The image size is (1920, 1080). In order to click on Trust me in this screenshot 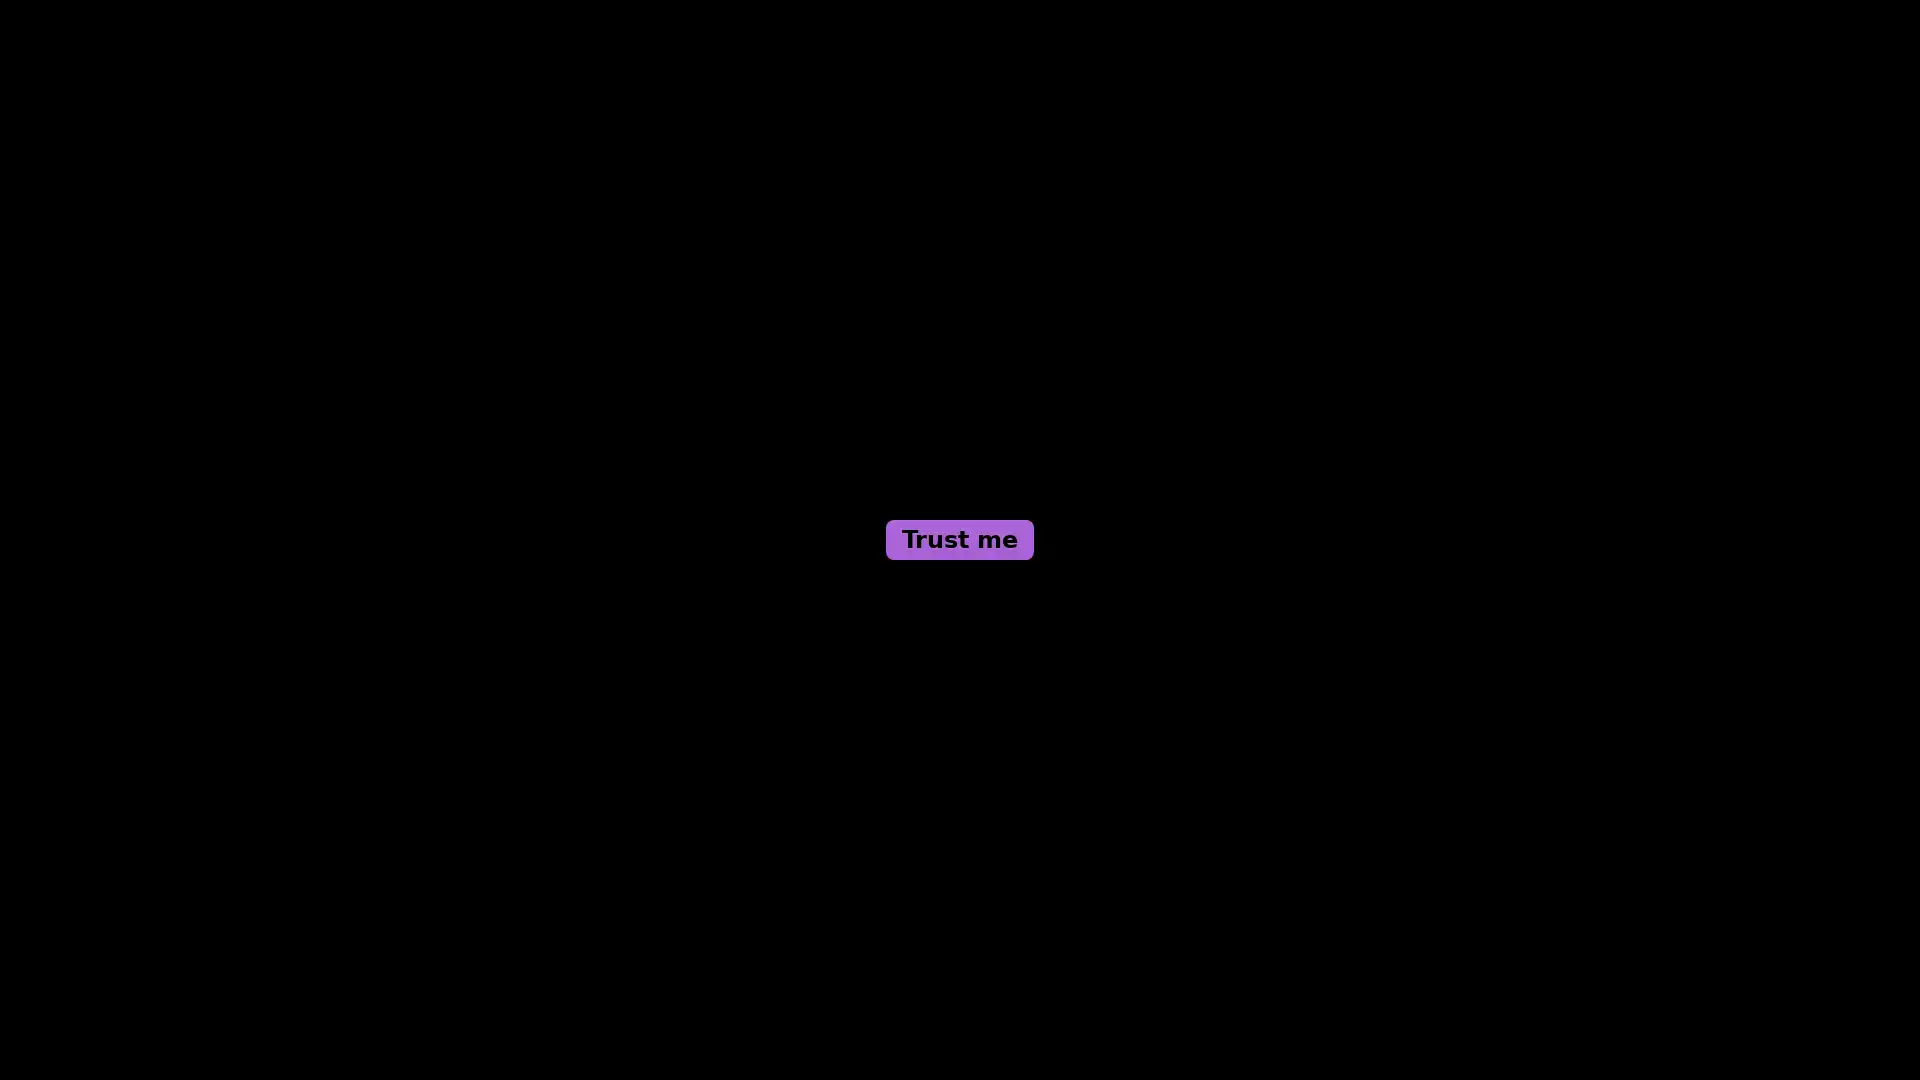, I will do `click(960, 540)`.